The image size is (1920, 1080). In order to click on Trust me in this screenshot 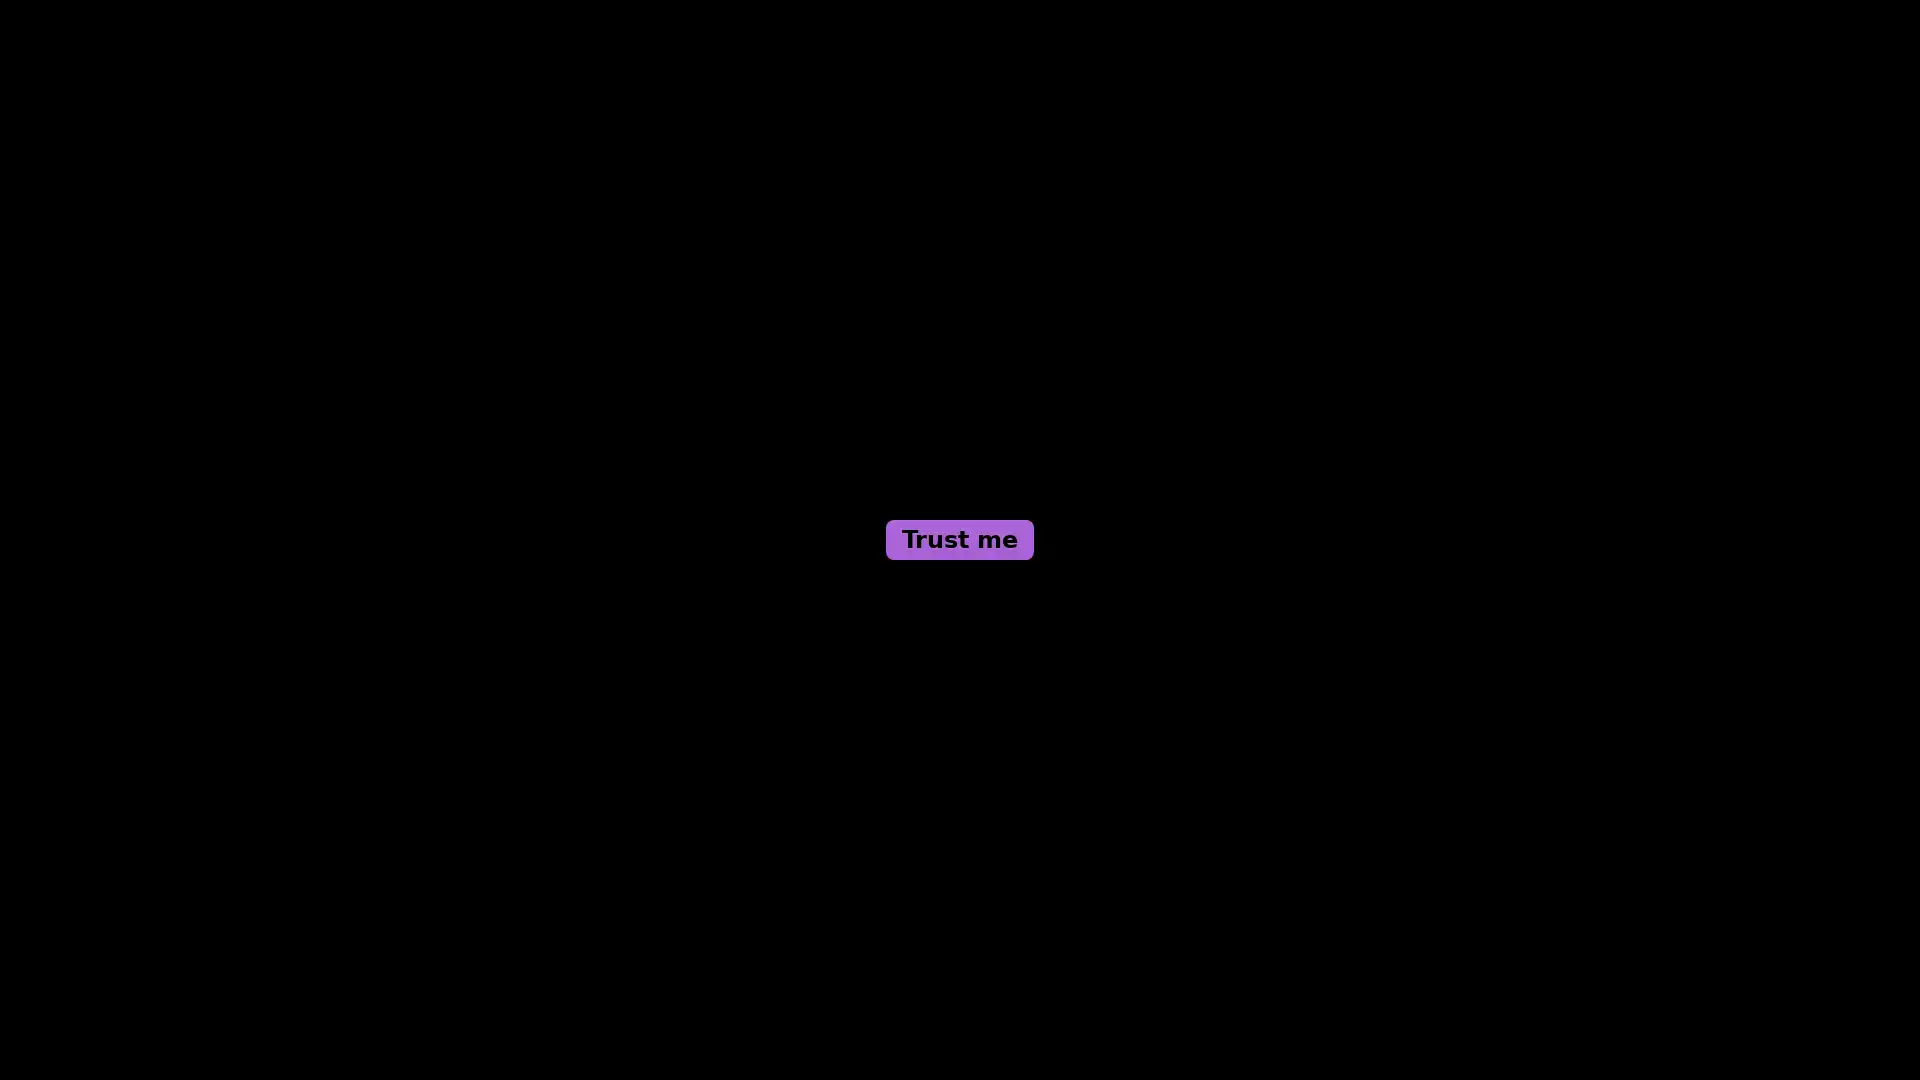, I will do `click(960, 540)`.